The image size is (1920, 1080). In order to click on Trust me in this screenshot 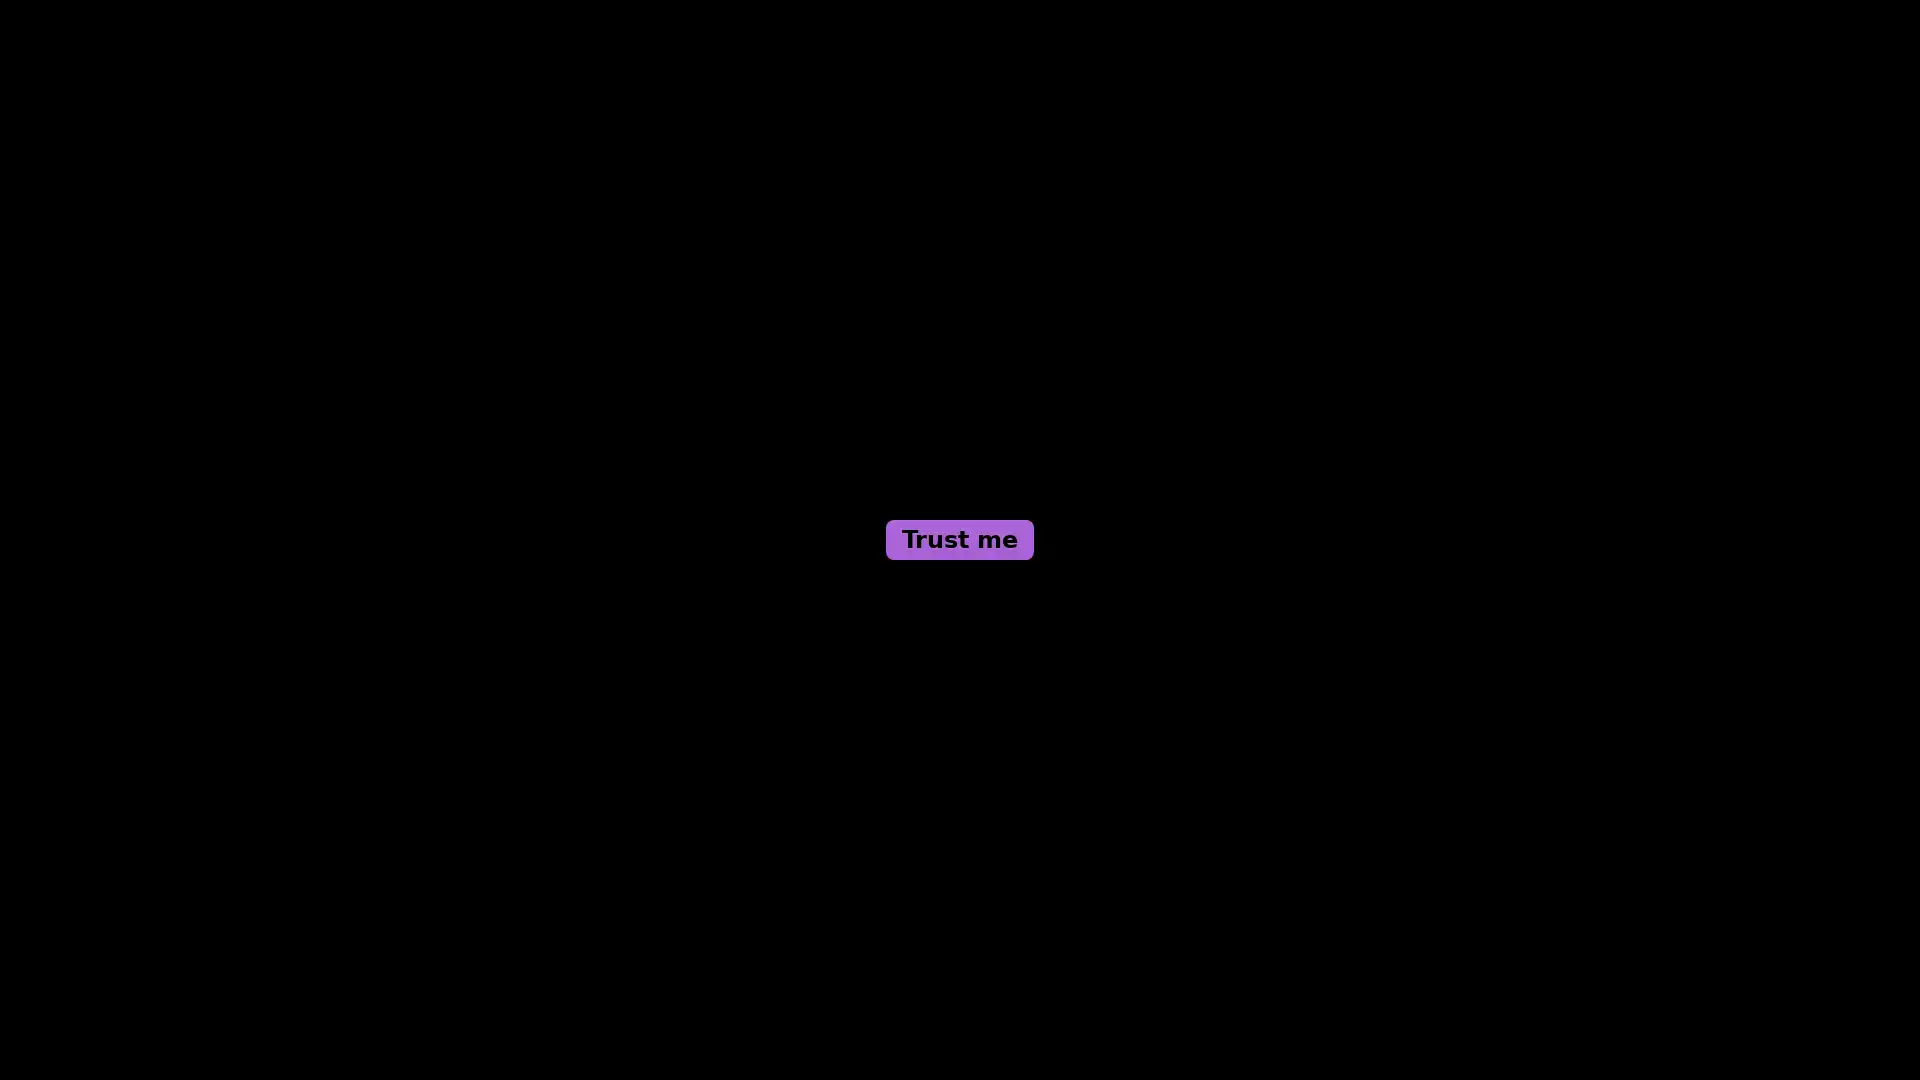, I will do `click(960, 540)`.